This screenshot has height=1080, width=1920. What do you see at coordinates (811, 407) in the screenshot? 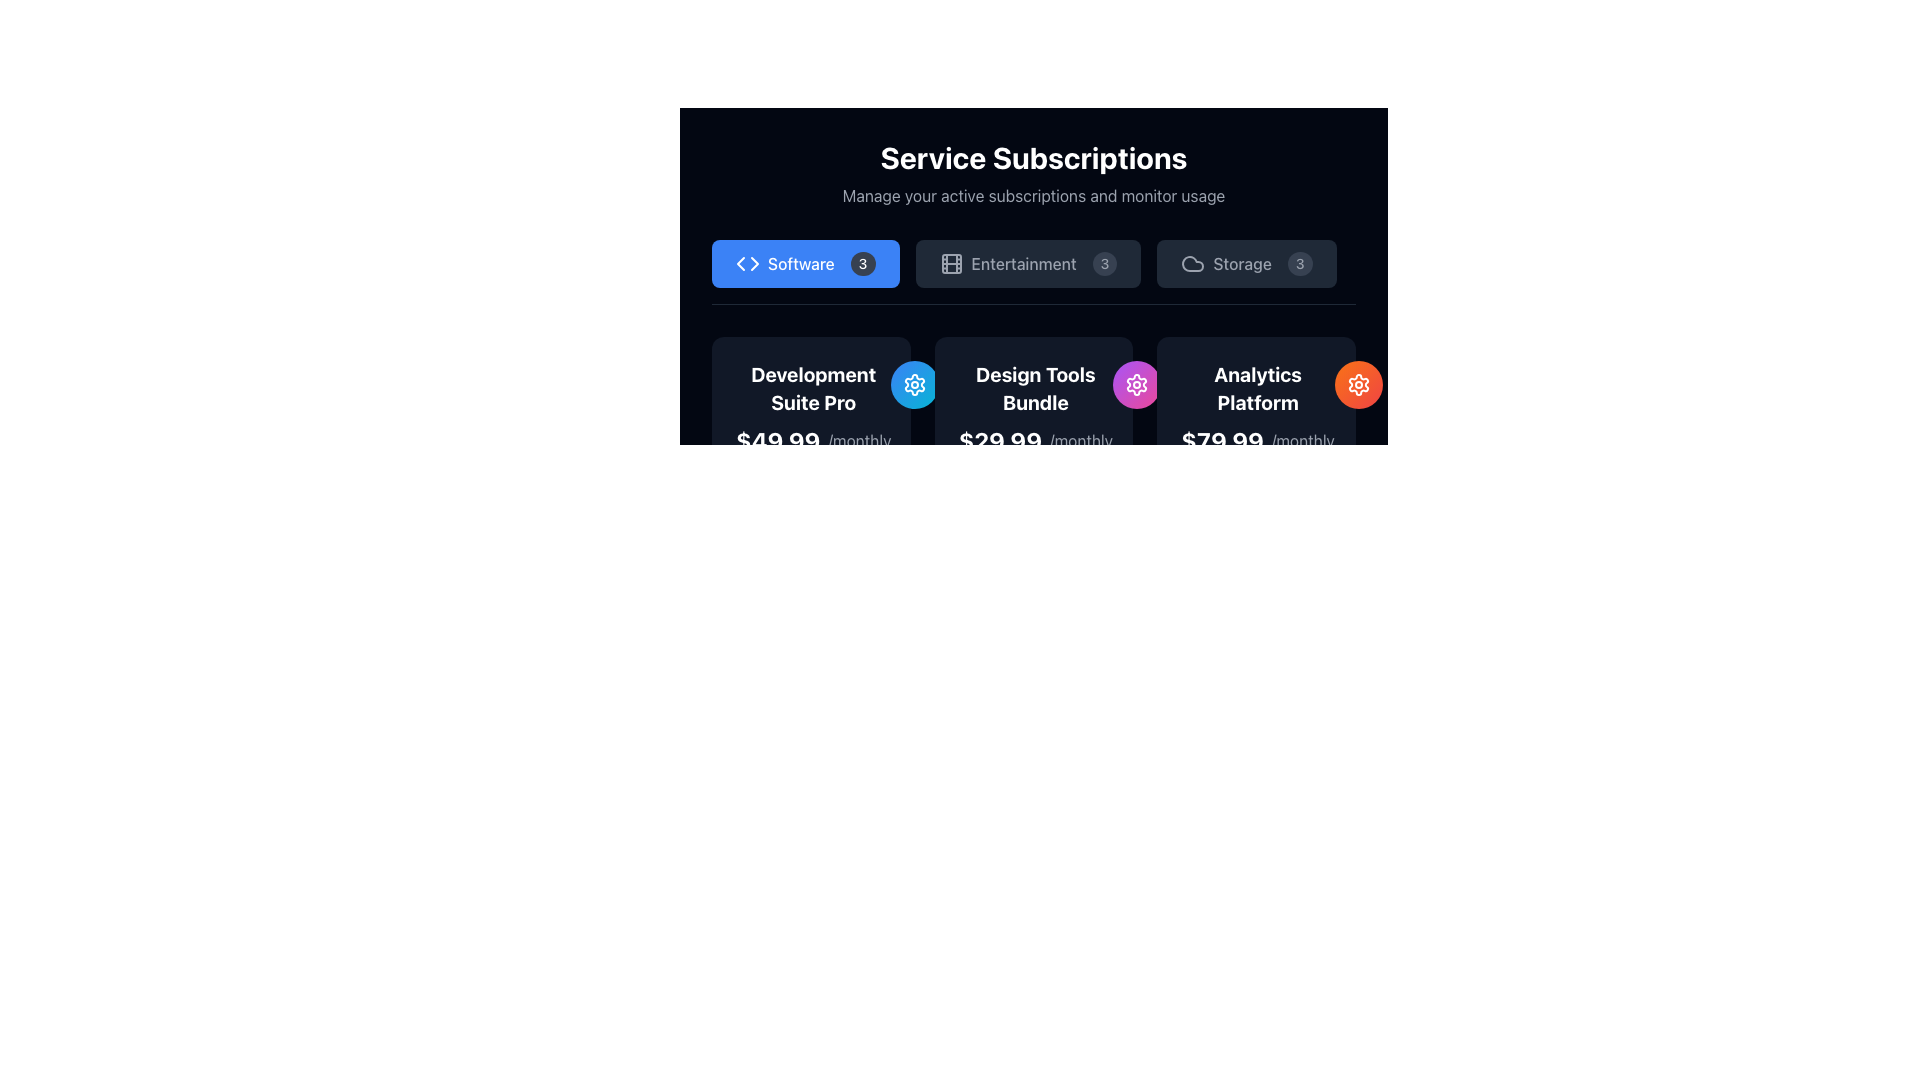
I see `the 'Development Suite Pro' subscription plan card, which features the title in bold white text on a dark blue background and the price '$49.99/monthly' prominently displayed` at bounding box center [811, 407].